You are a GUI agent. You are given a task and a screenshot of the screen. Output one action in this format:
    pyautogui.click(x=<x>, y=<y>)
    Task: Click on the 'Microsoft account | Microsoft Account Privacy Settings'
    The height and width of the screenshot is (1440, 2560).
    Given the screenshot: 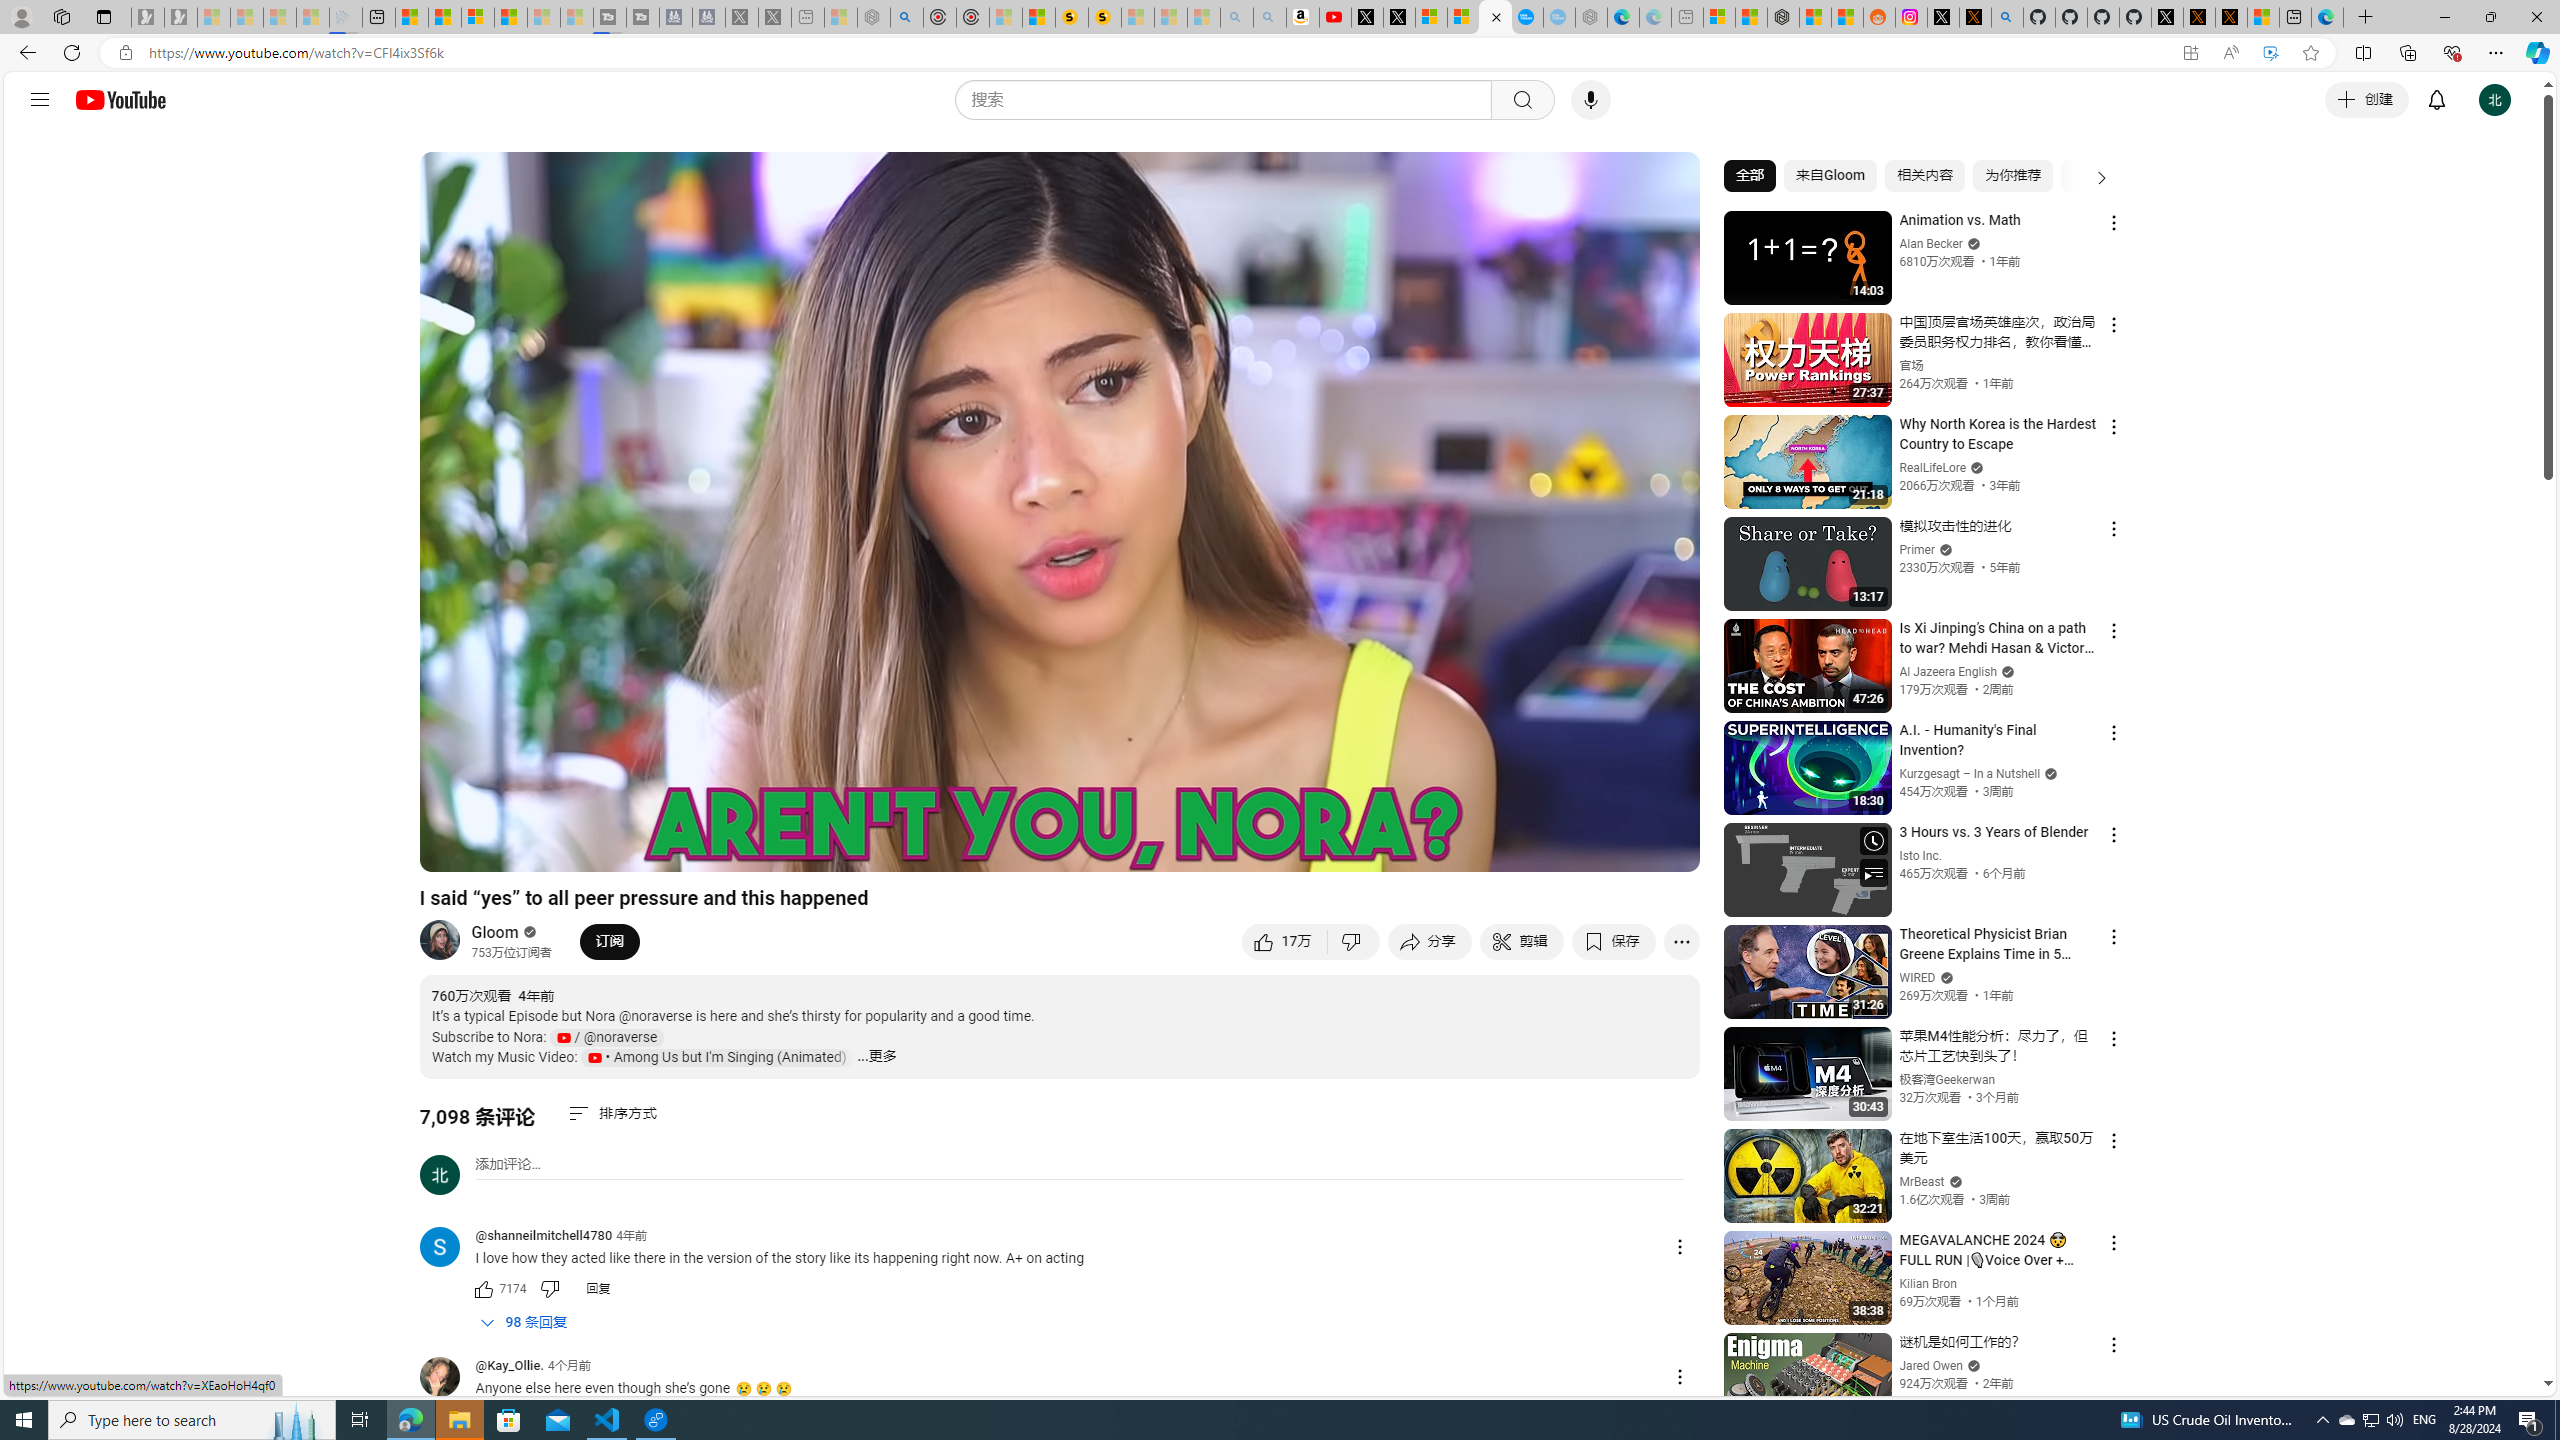 What is the action you would take?
    pyautogui.click(x=1719, y=16)
    